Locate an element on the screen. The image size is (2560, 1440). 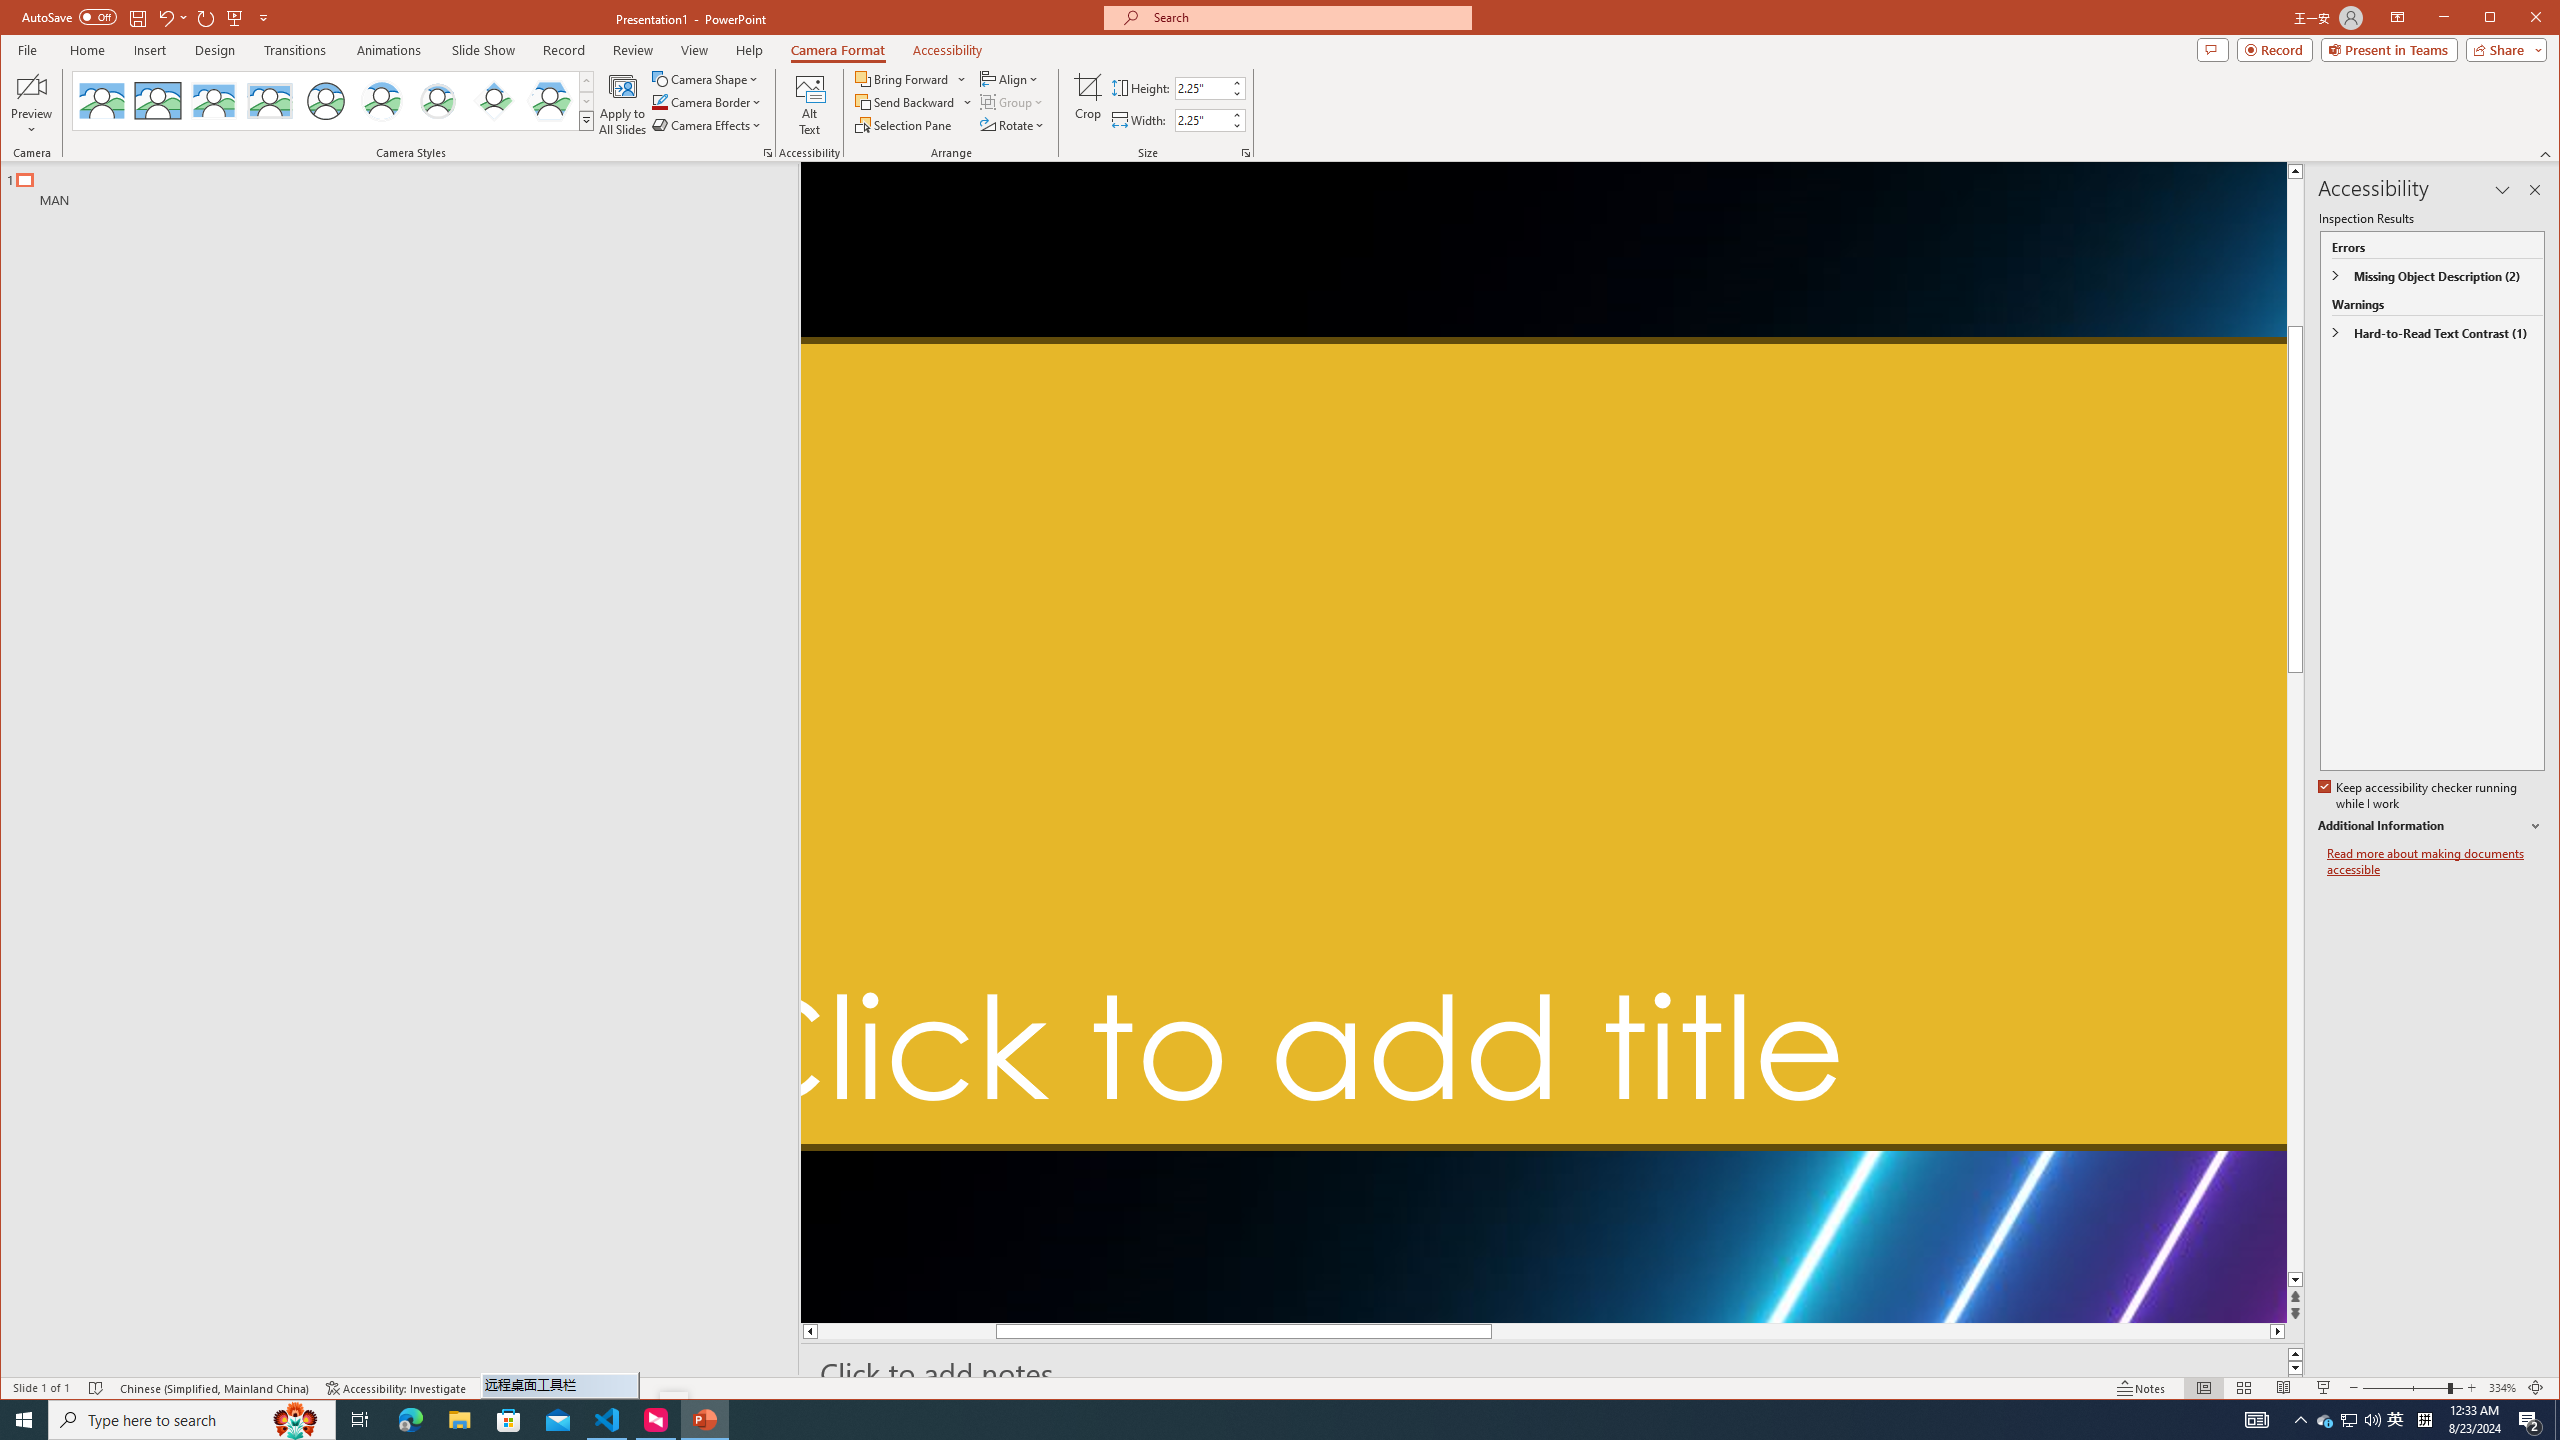
'Crop' is located at coordinates (1088, 103).